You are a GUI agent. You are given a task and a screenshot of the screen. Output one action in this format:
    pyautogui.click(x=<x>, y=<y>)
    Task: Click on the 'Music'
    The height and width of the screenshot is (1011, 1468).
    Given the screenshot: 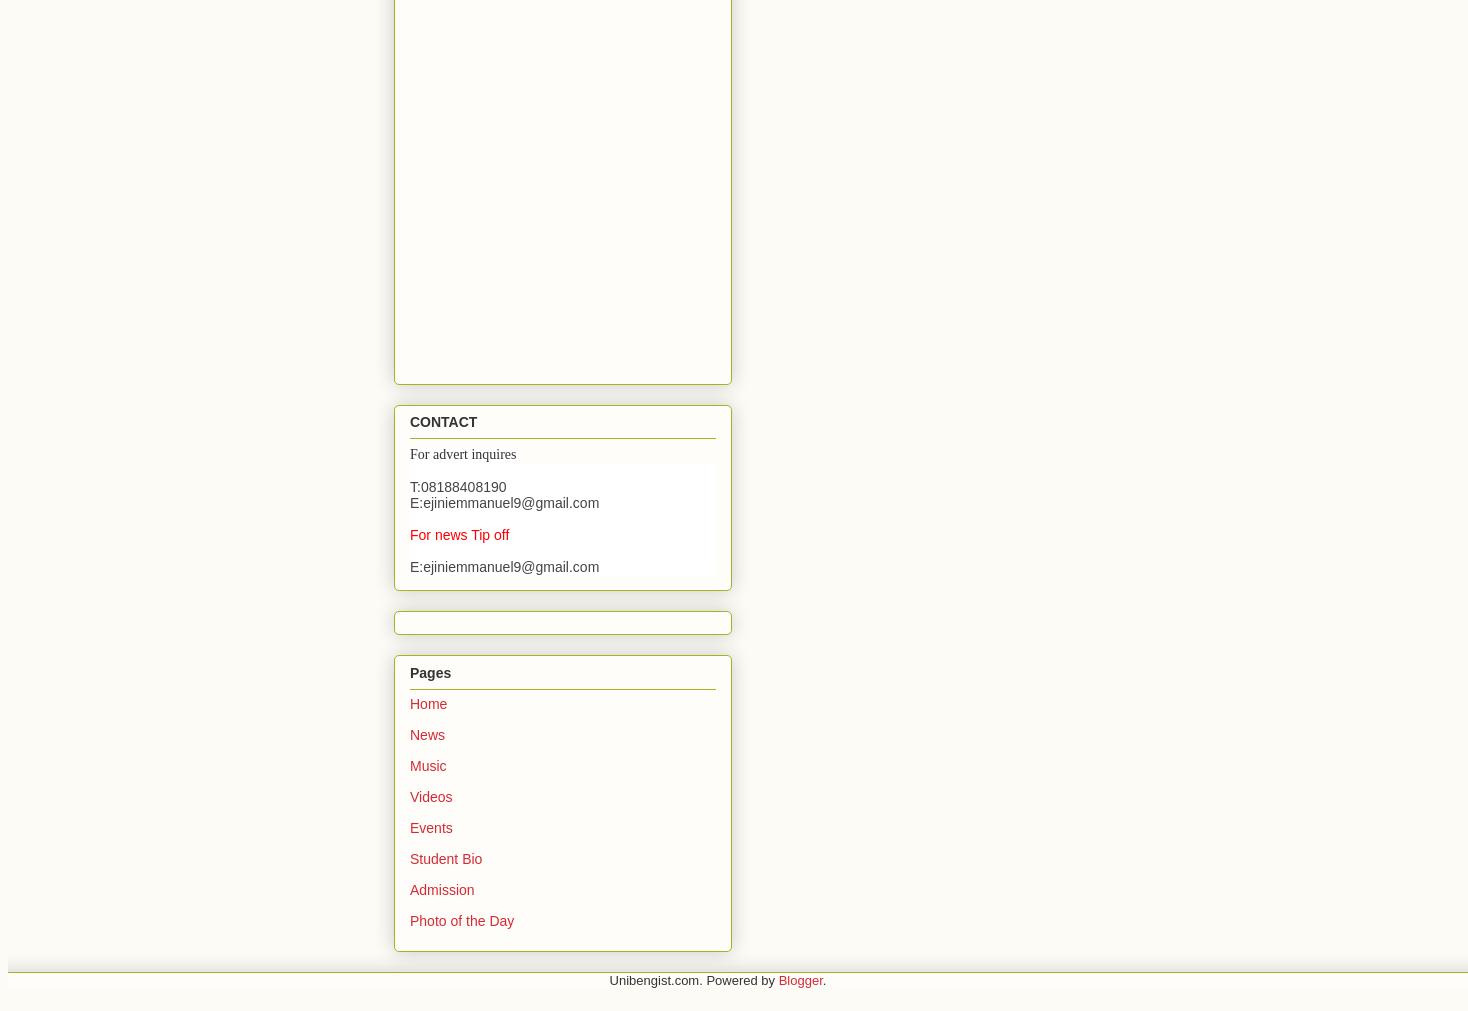 What is the action you would take?
    pyautogui.click(x=427, y=764)
    